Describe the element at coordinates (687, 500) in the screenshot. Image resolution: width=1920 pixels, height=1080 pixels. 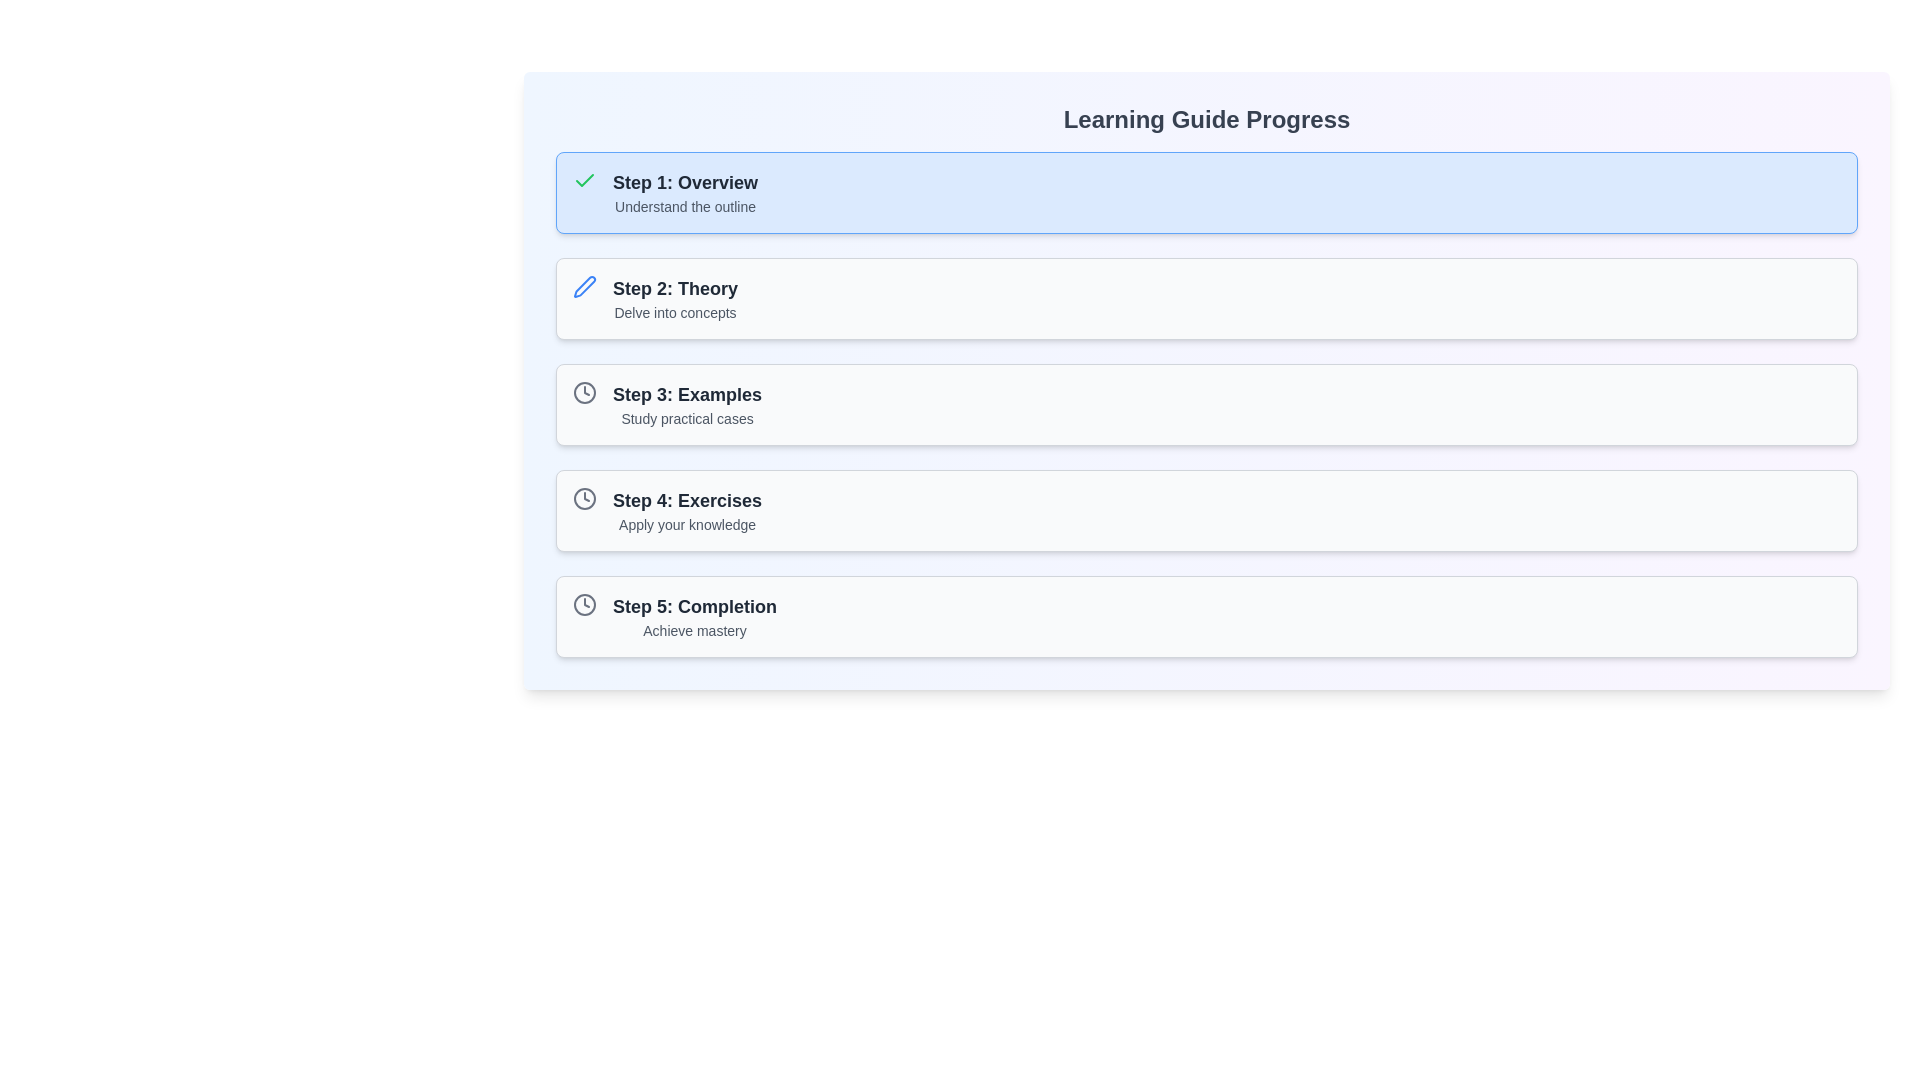
I see `the text label displaying 'Step 4: Exercises' in bold dark gray, located at the top of the fourth list item in the progress tracker interface` at that location.